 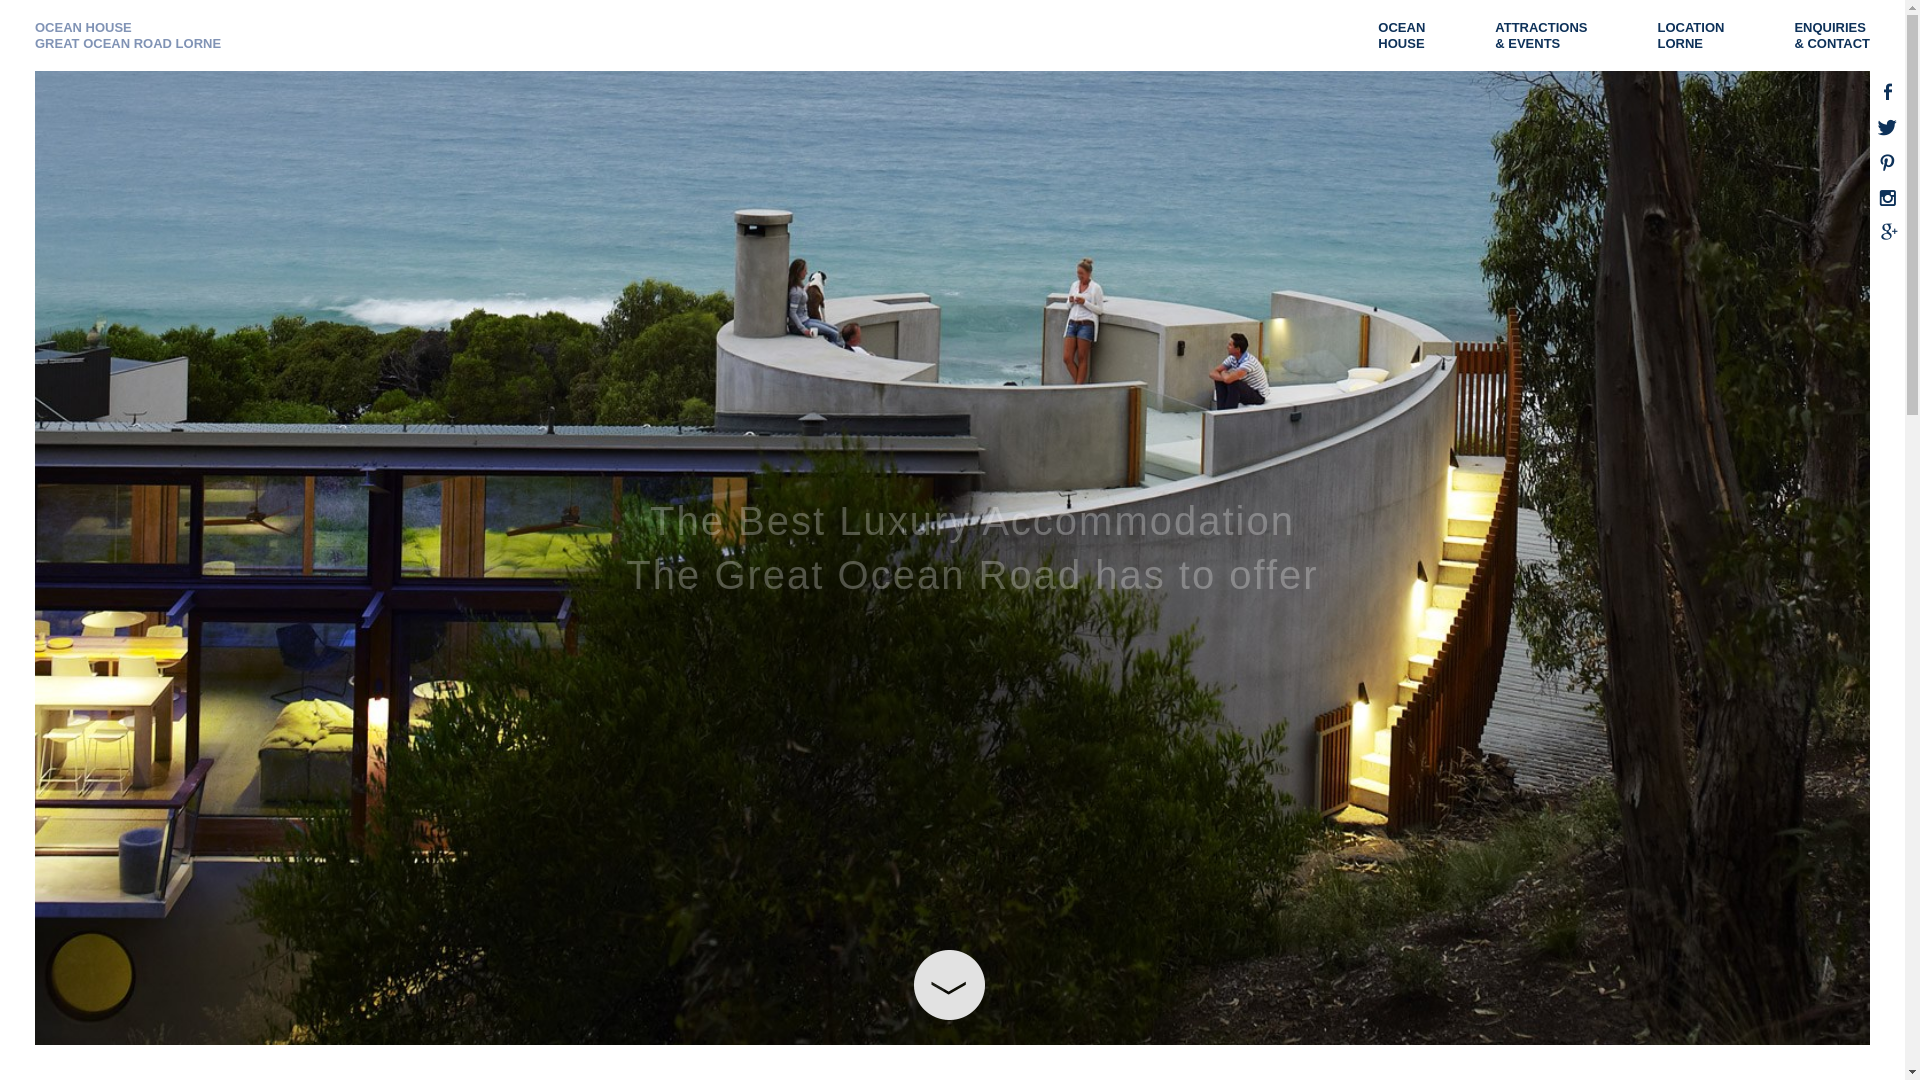 I want to click on 'ATTRACTIONS, so click(x=1494, y=35).